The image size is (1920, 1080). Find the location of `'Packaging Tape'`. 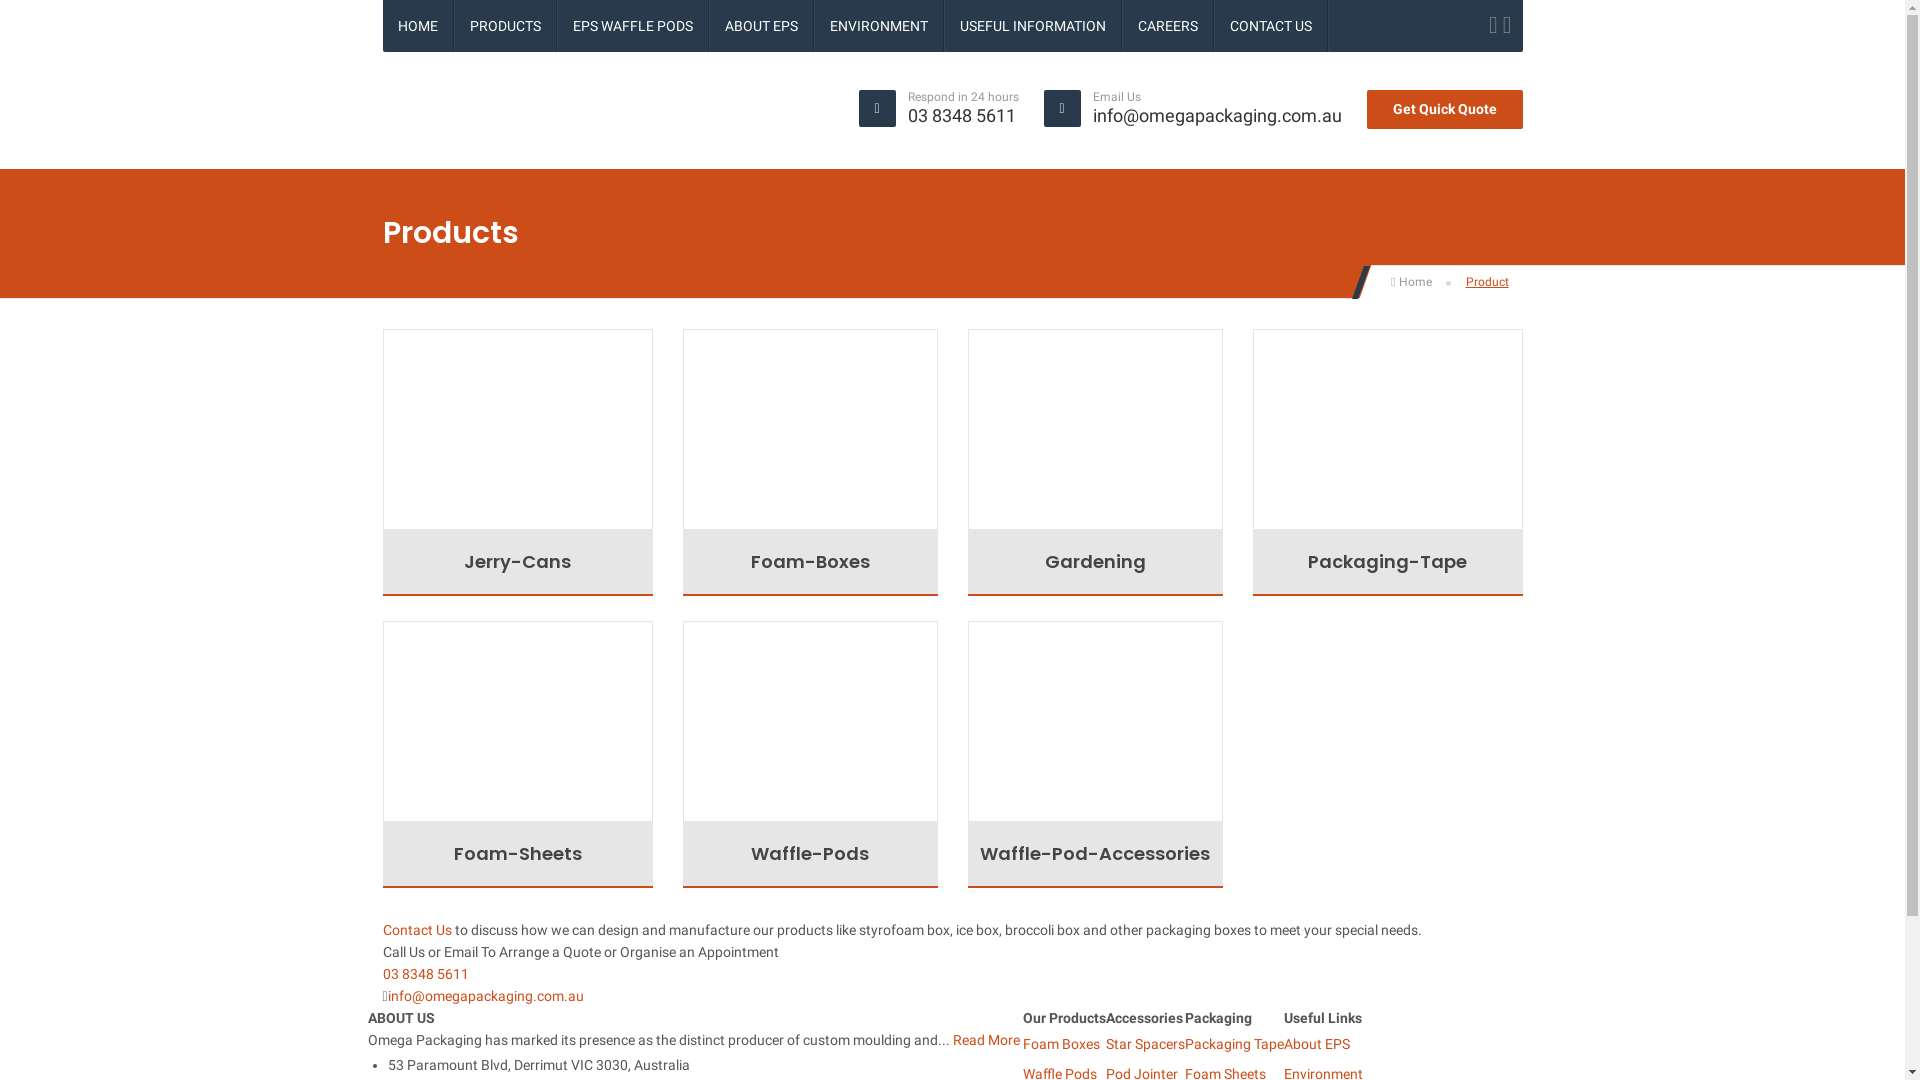

'Packaging Tape' is located at coordinates (1232, 1043).